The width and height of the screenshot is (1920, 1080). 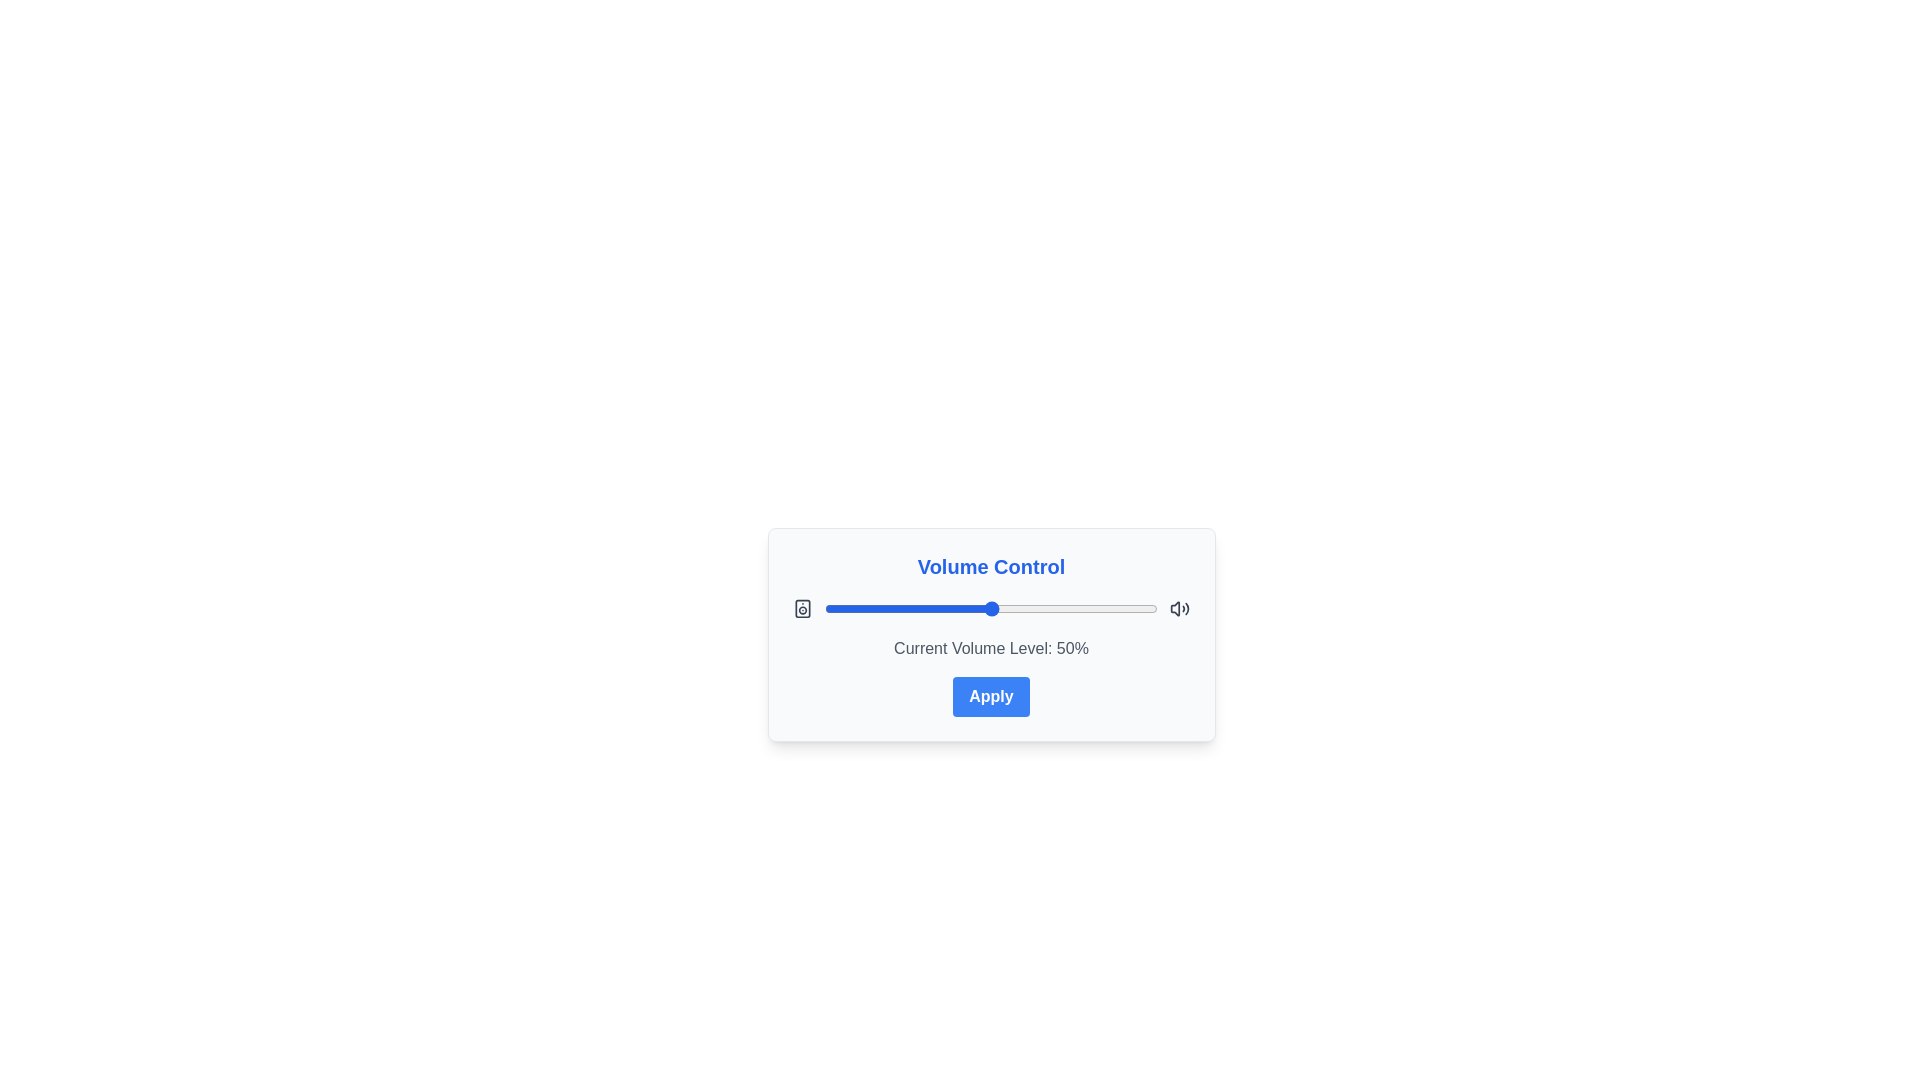 I want to click on the slider, so click(x=950, y=608).